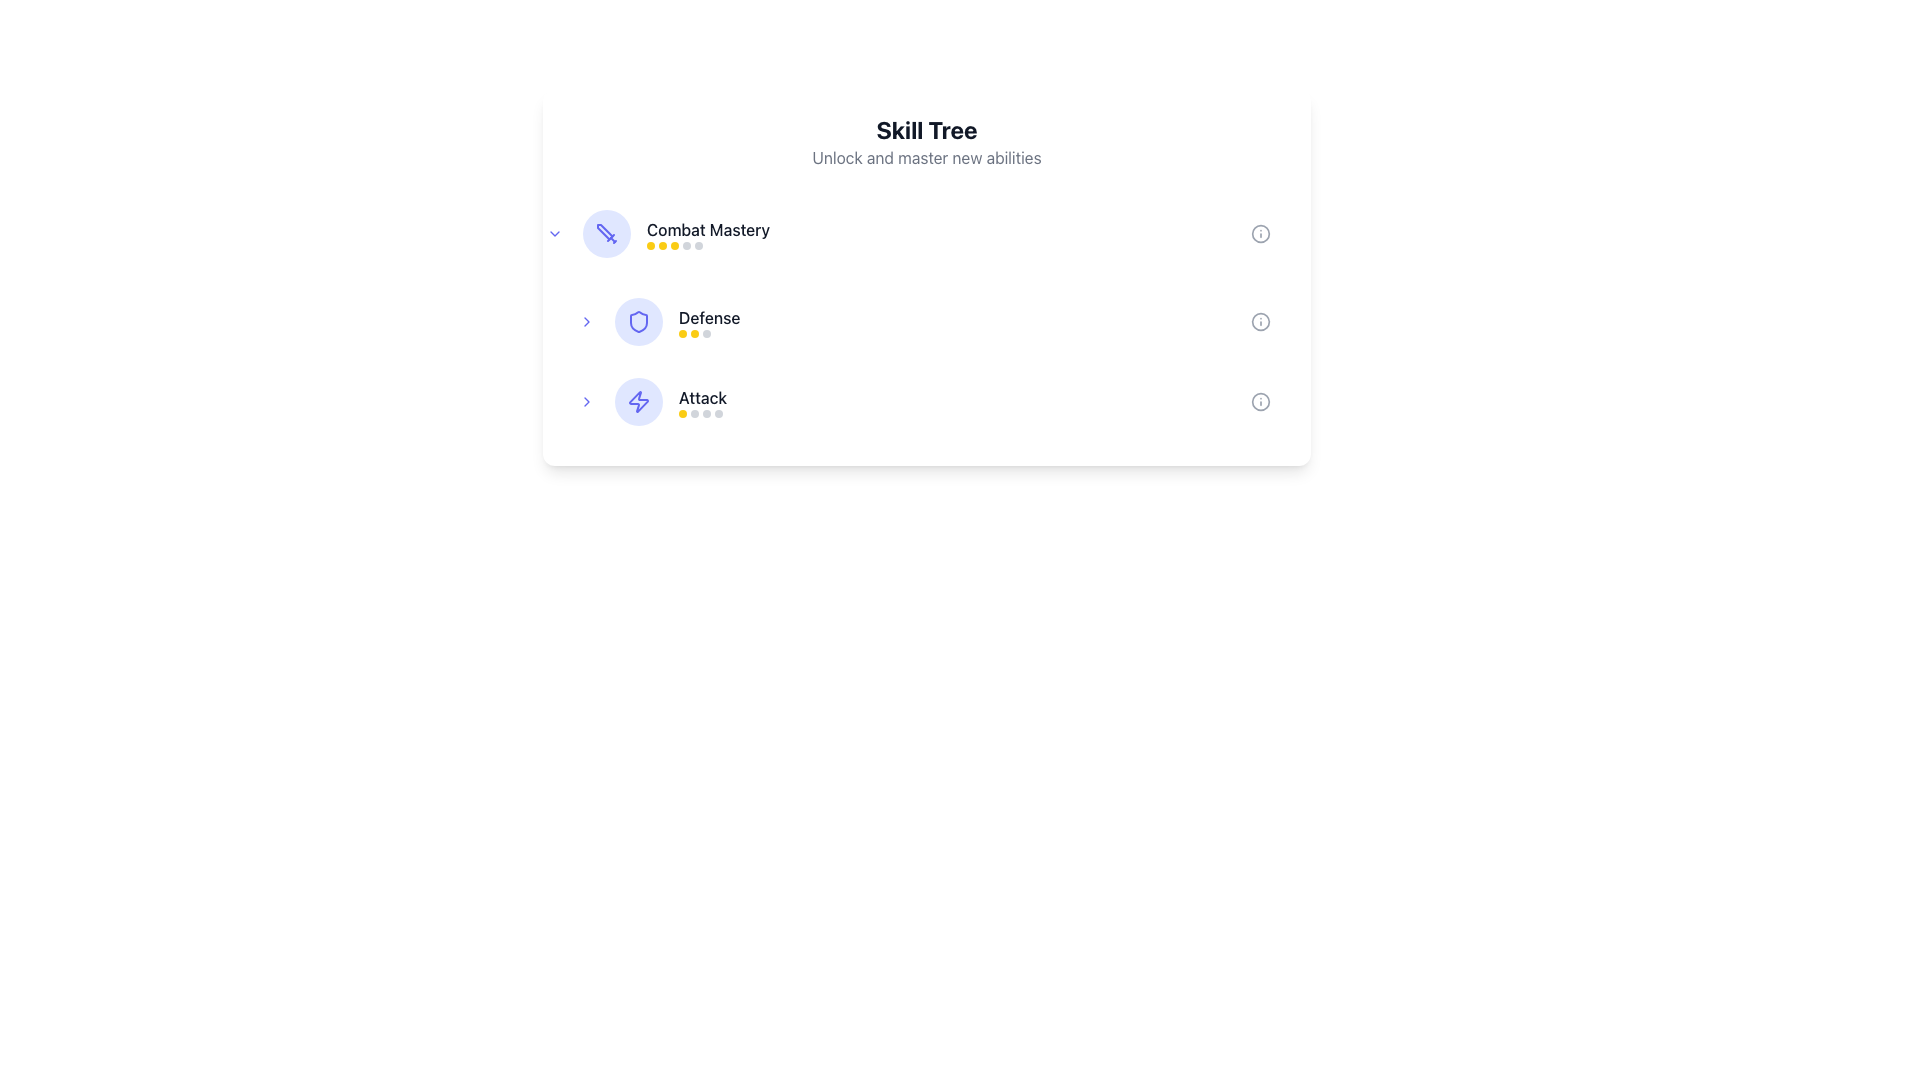 This screenshot has width=1920, height=1080. I want to click on the SVG circle element representing part of the 'info' icon located in the upper-right corner of the interface, aligned with the 'Skill Tree' title, so click(1260, 233).